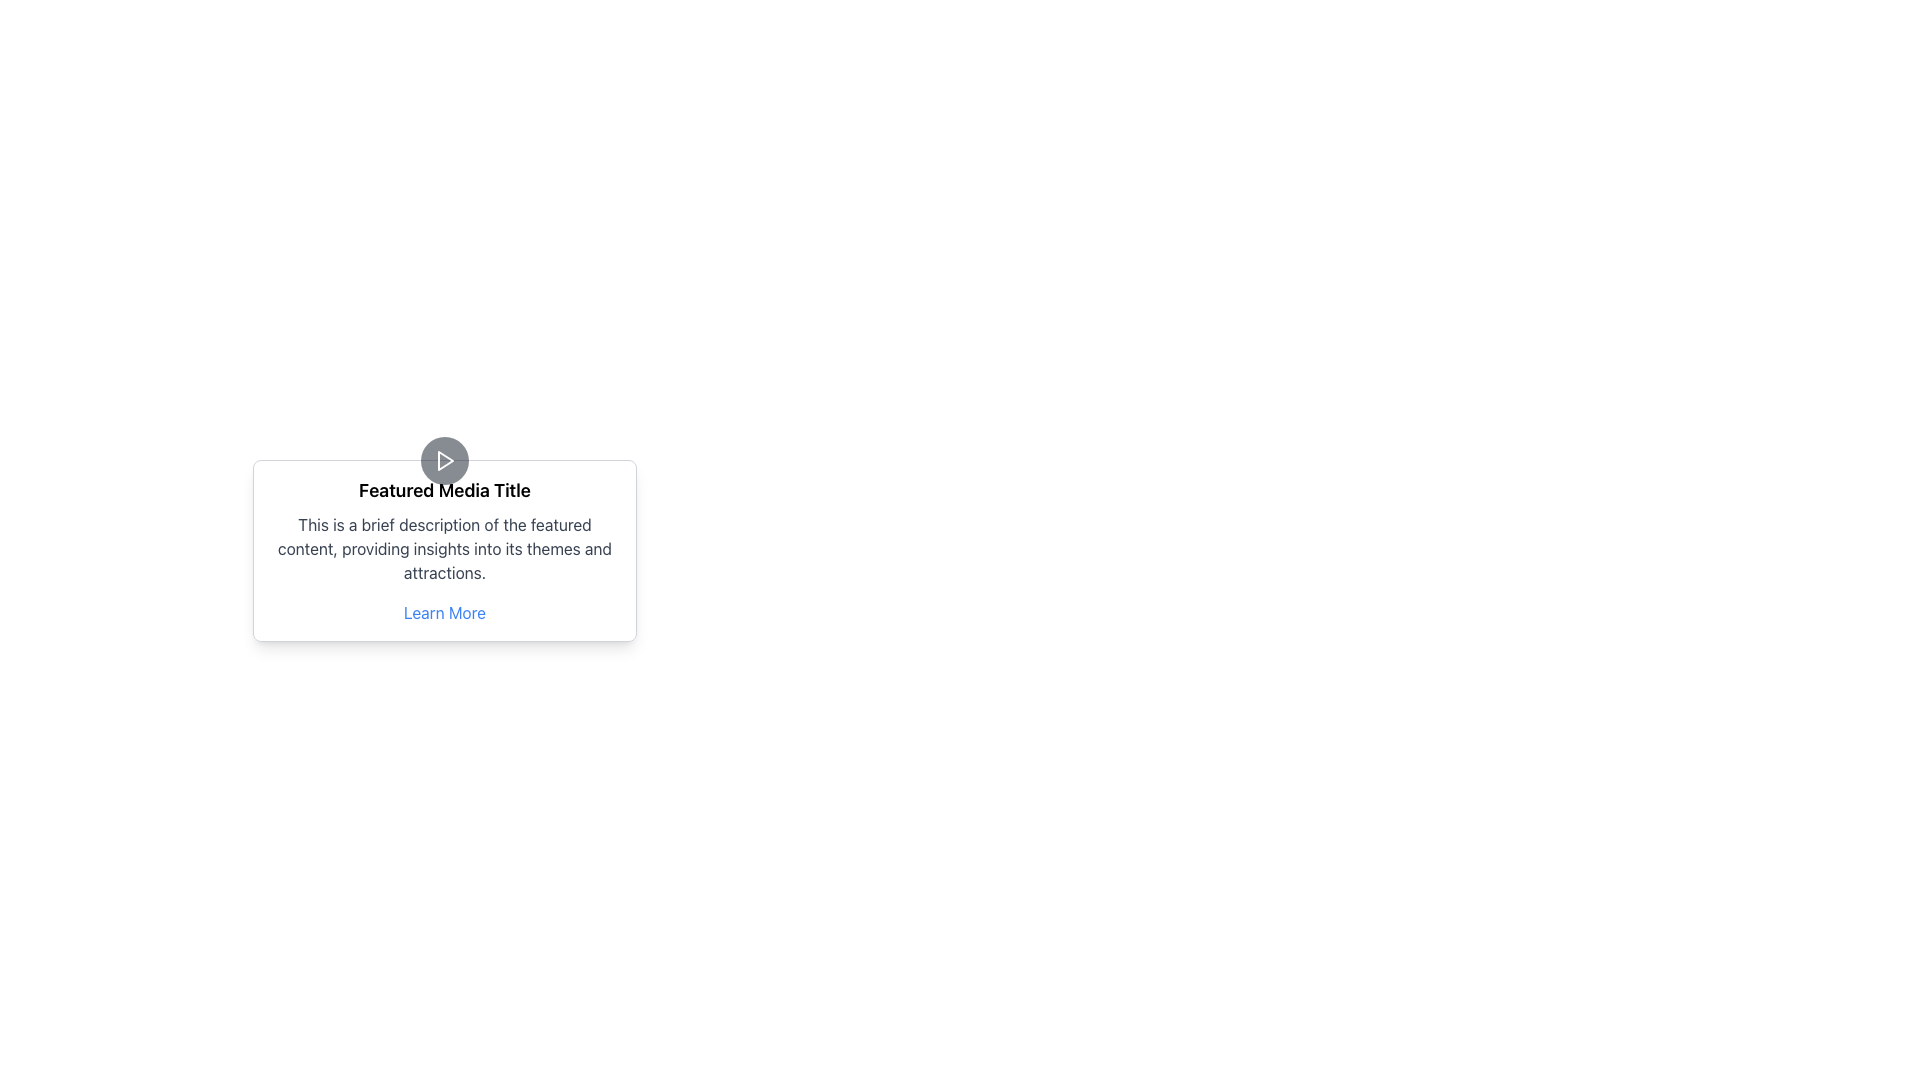 The image size is (1920, 1080). What do you see at coordinates (444, 461) in the screenshot?
I see `the circular button with a gray background and a white triangular play icon at its center to play the media` at bounding box center [444, 461].